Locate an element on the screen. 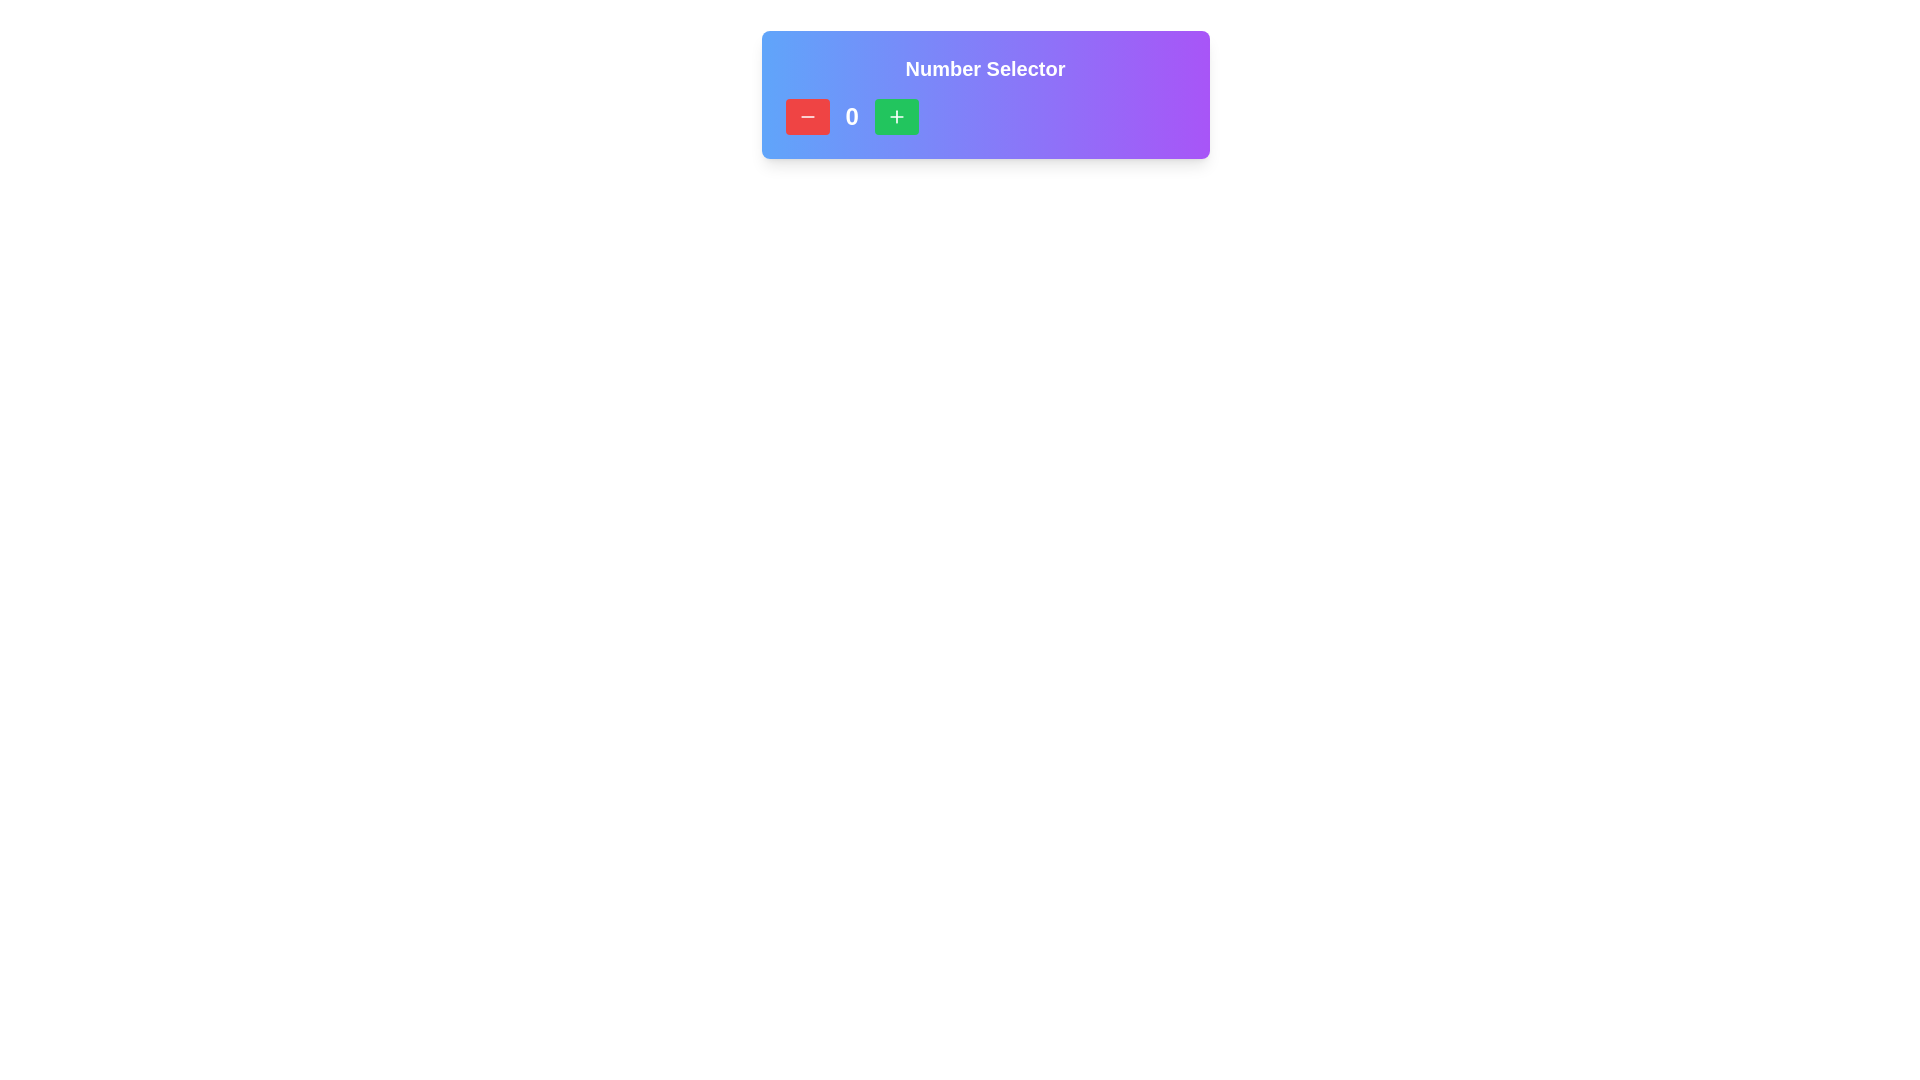  the decrement button (minus icon) located at the leftmost side of the 'Number Selector' component to decrement the value displayed in the adjacent zero indicator is located at coordinates (807, 116).